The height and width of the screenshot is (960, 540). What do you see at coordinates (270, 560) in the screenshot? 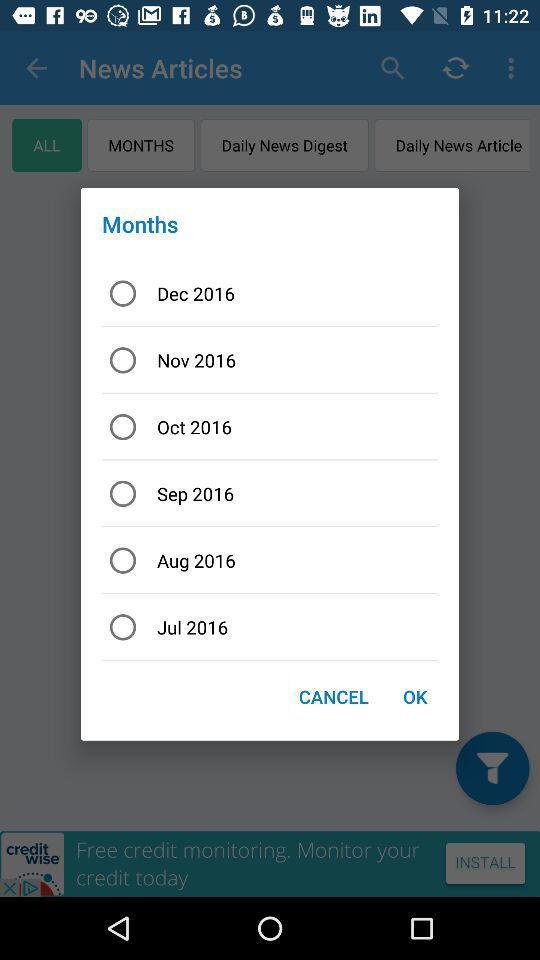
I see `the aug 2016 item` at bounding box center [270, 560].